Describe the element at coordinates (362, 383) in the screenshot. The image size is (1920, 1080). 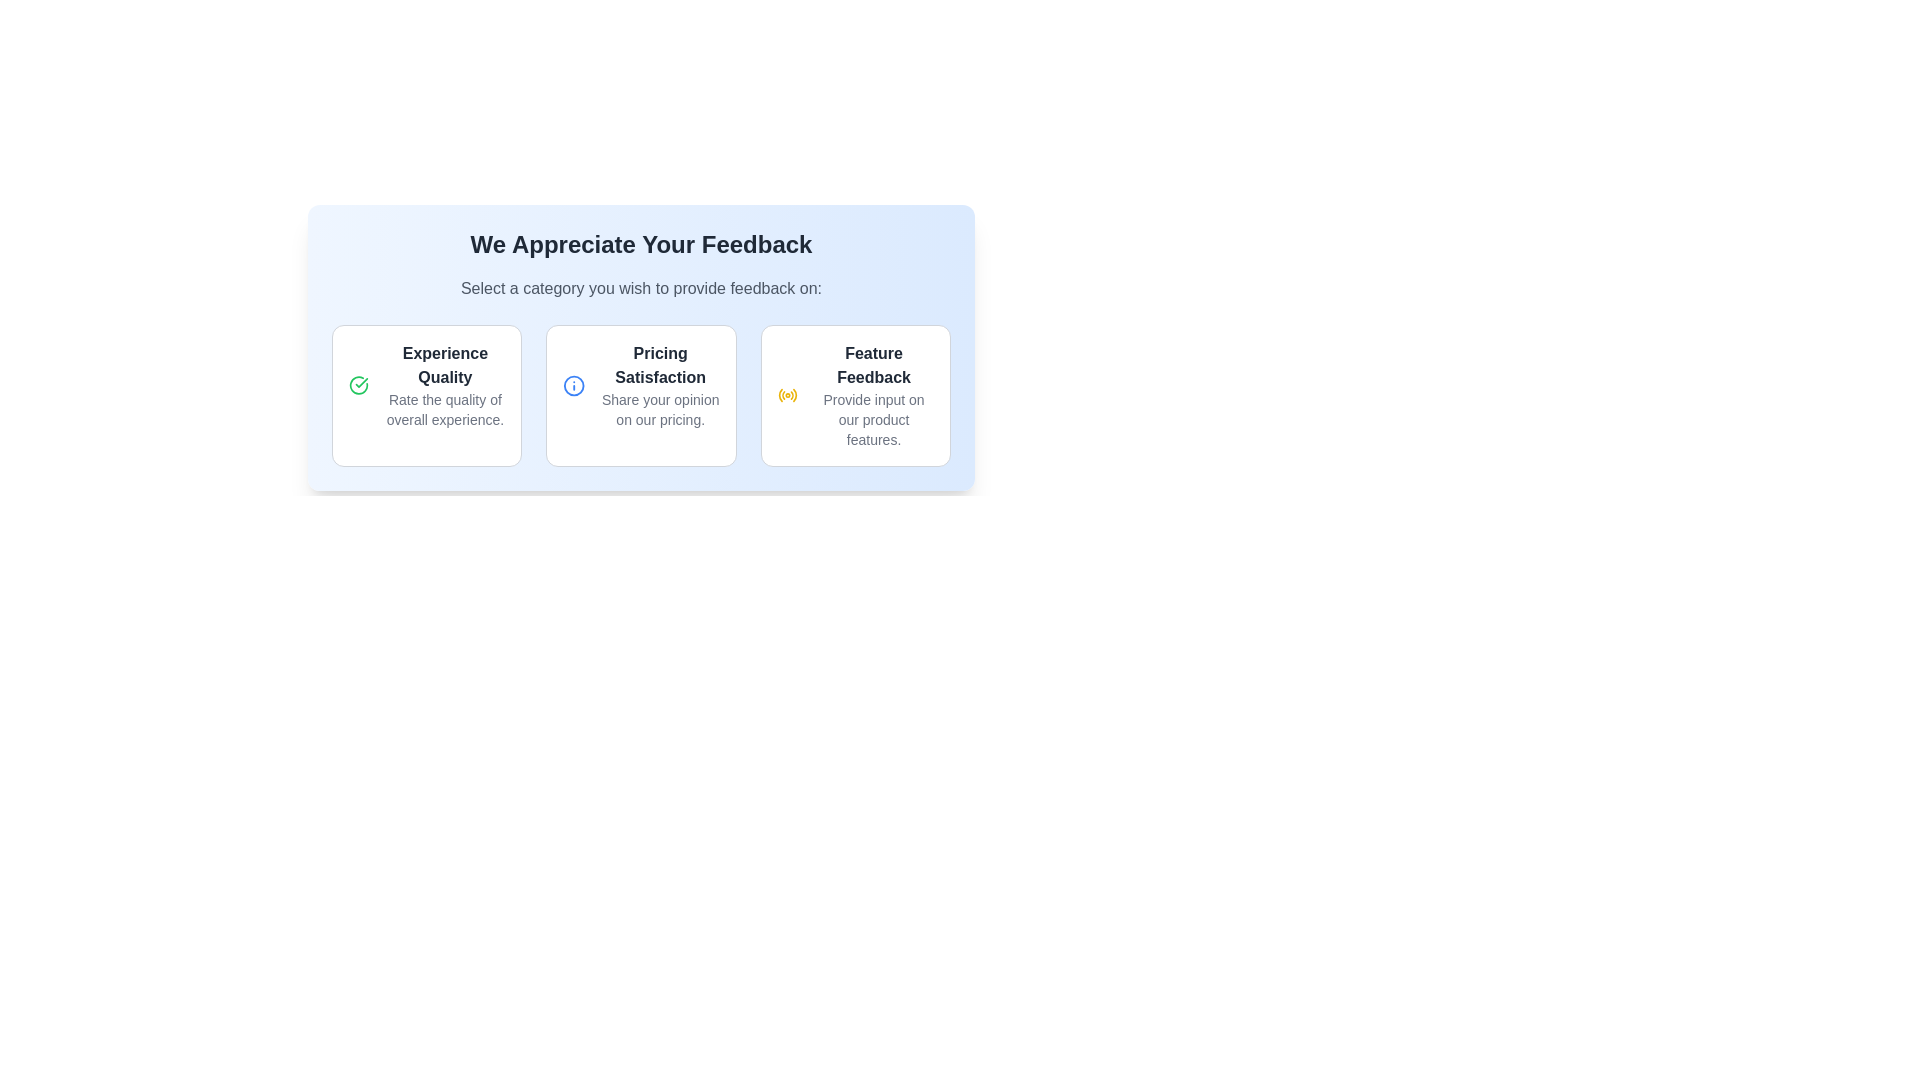
I see `the icon indicating successful or selected status within the 'Experience Quality' feedback option on the left-hand side` at that location.